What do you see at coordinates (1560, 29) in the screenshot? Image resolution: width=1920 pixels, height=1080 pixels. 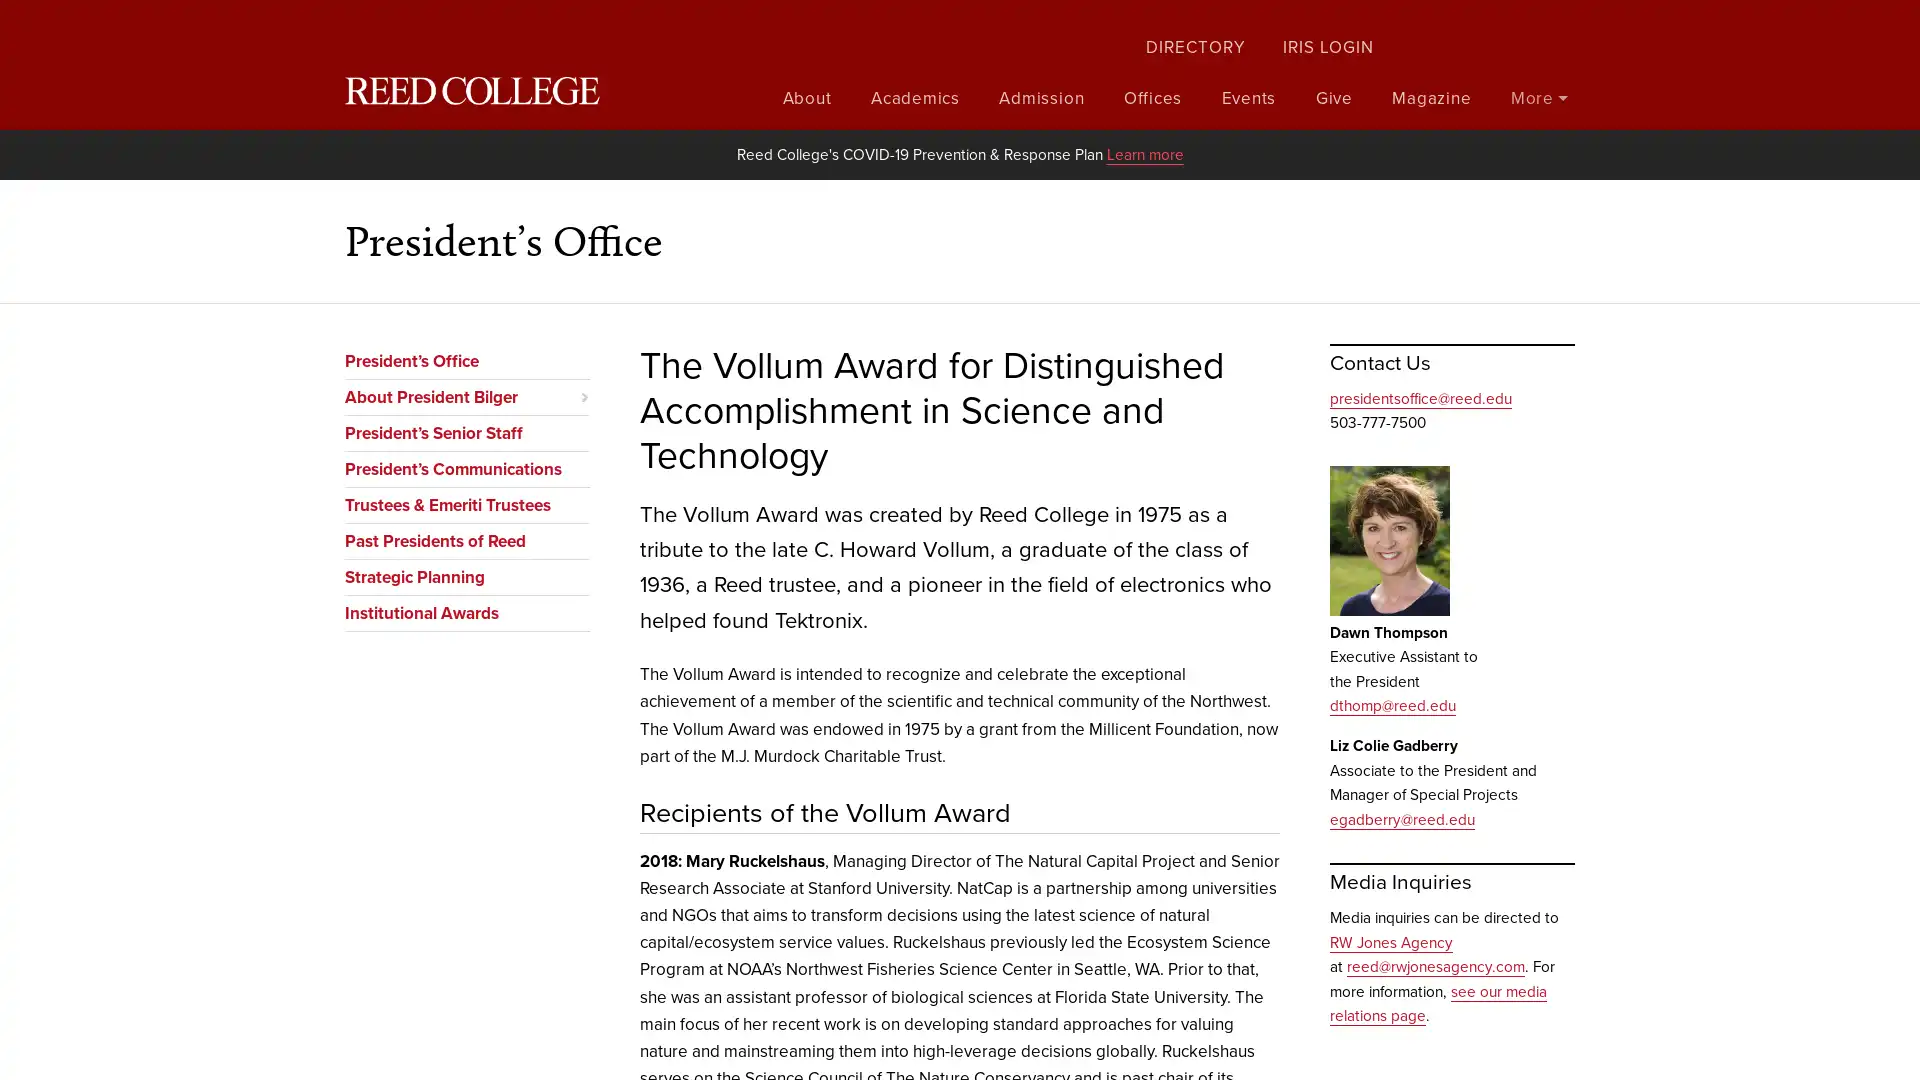 I see `Search Reed` at bounding box center [1560, 29].